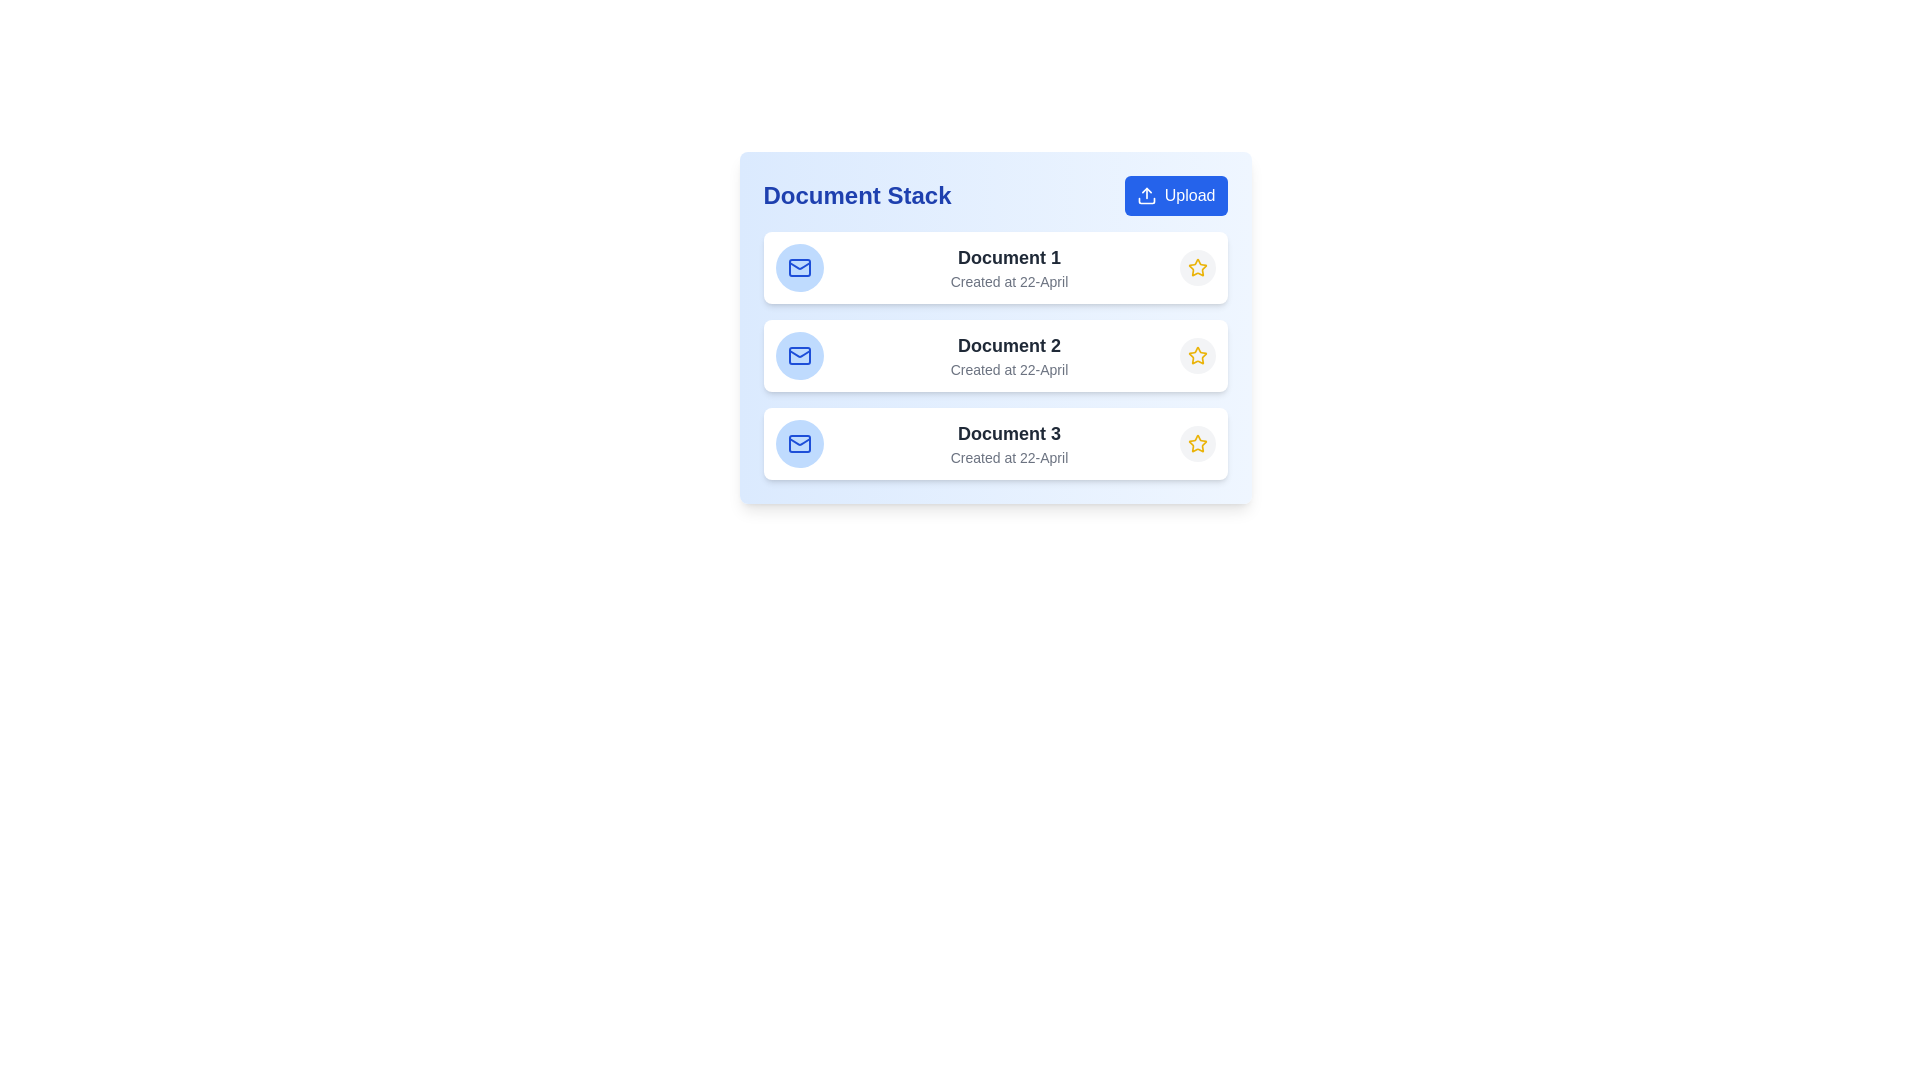  What do you see at coordinates (1146, 196) in the screenshot?
I see `the upload button containing the upward arrow icon, which is located inside a rounded blue button labeled 'Upload' at the top-right corner of the 'Document Stack' card` at bounding box center [1146, 196].